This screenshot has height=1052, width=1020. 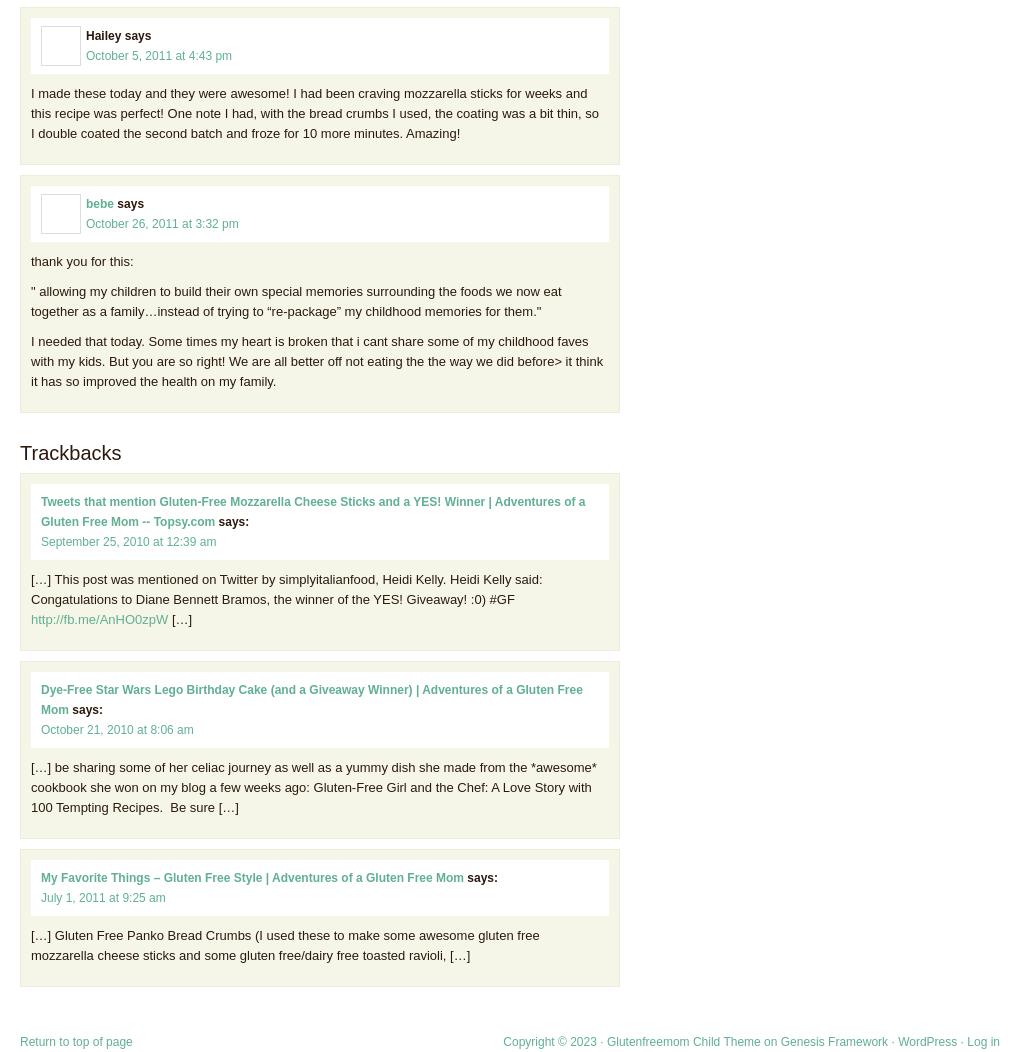 What do you see at coordinates (179, 618) in the screenshot?
I see `'[…]'` at bounding box center [179, 618].